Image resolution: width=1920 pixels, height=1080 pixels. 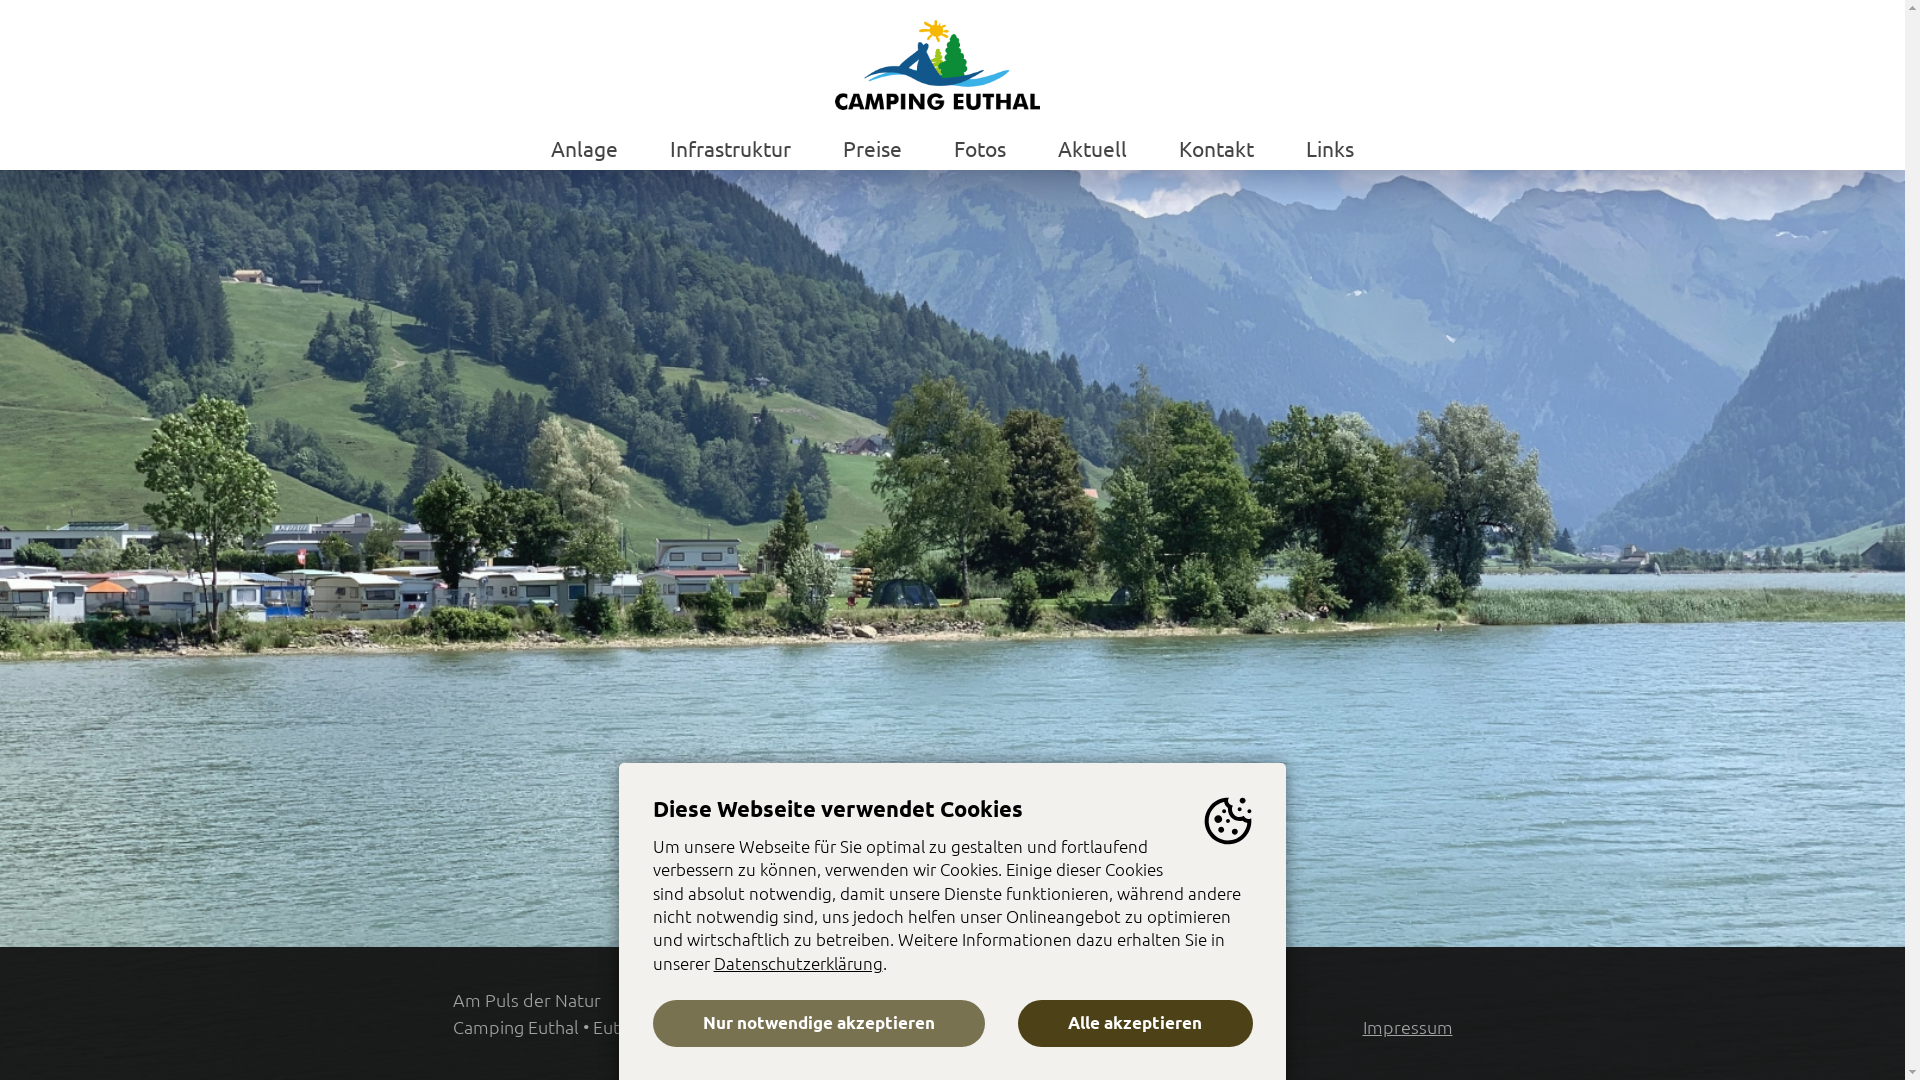 What do you see at coordinates (1134, 1023) in the screenshot?
I see `'Alle akzeptieren'` at bounding box center [1134, 1023].